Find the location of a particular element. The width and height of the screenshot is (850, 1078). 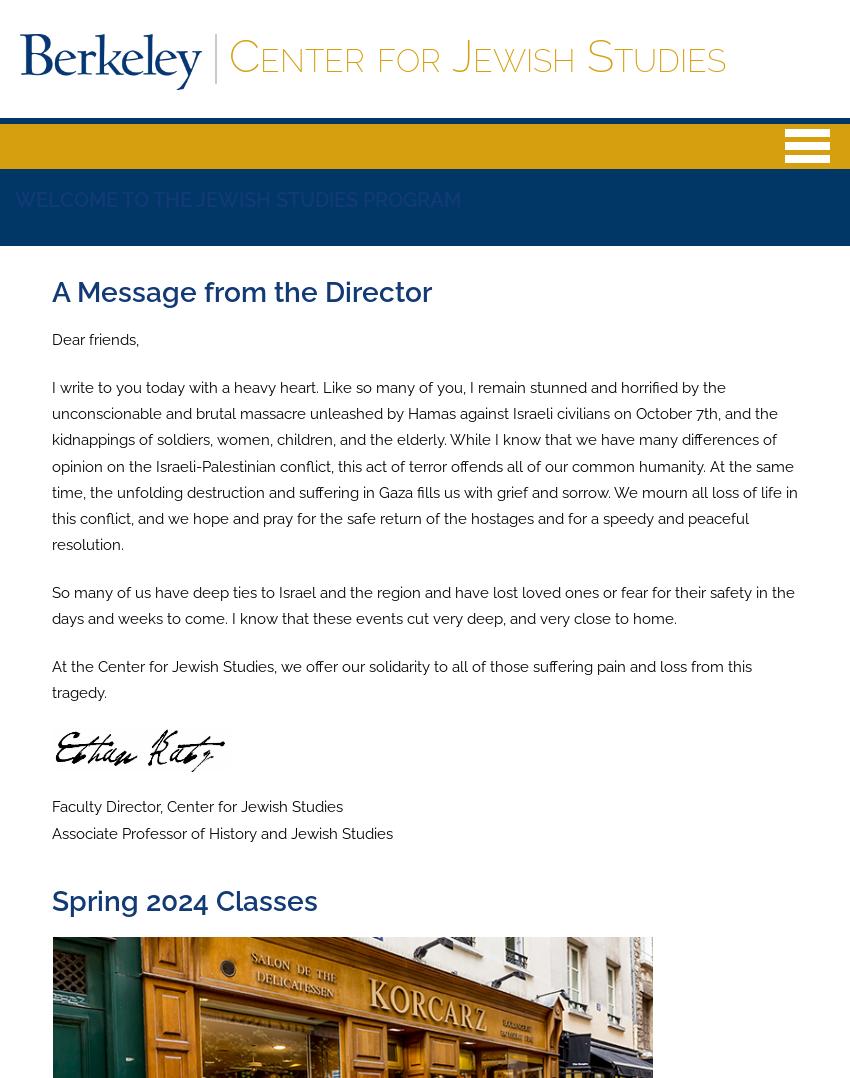

'Faculty Director, Center for Jewish Studies' is located at coordinates (52, 805).